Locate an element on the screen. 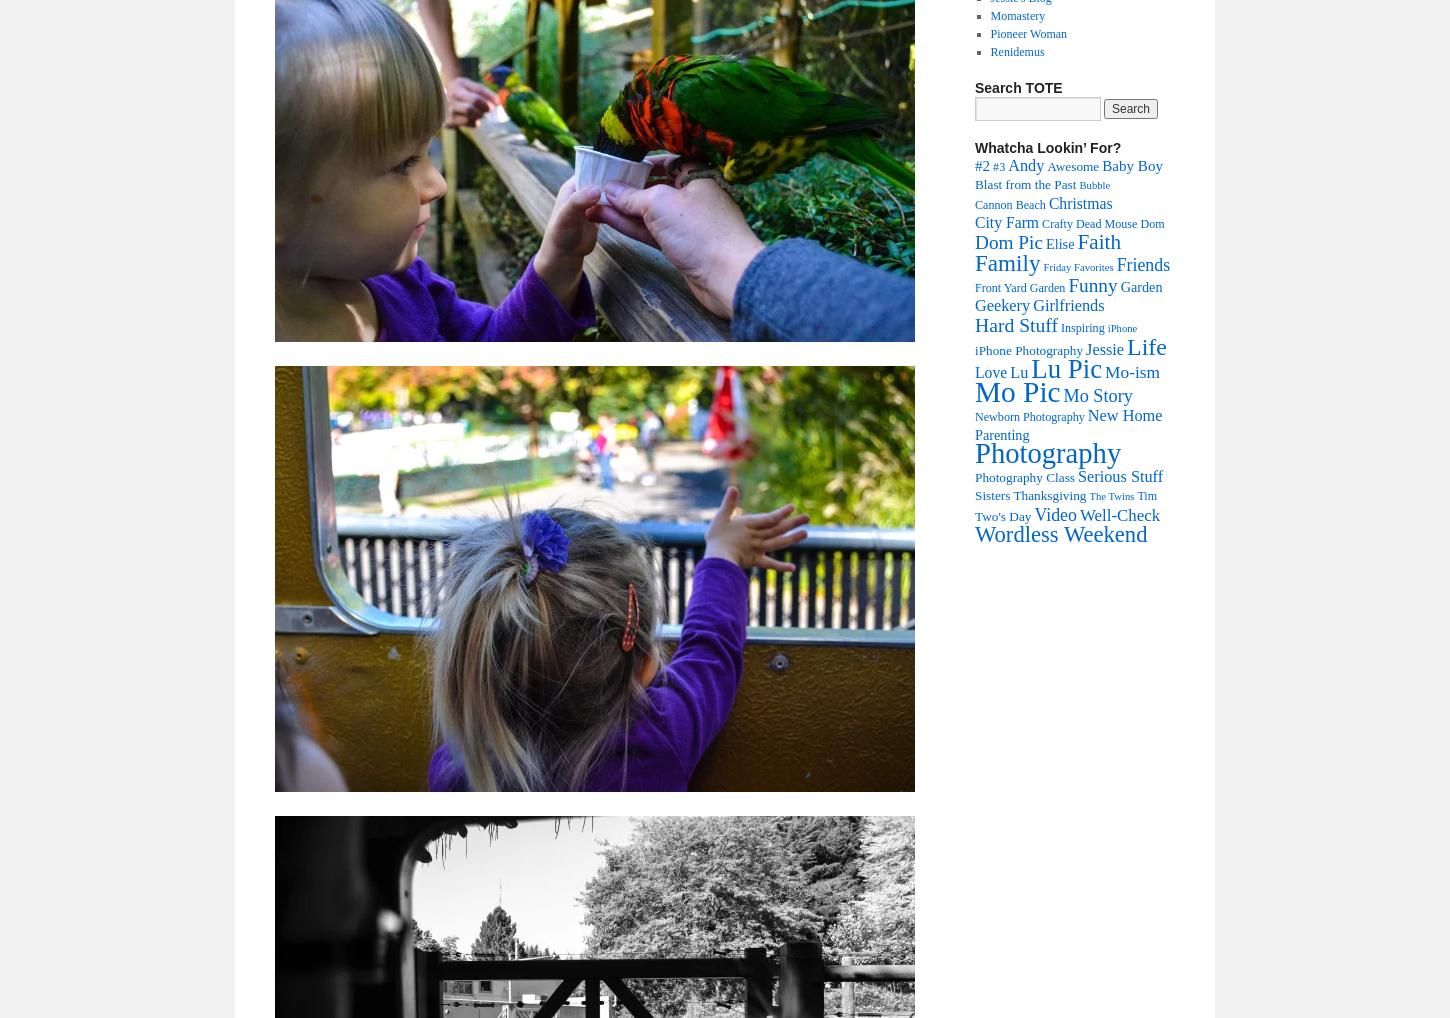  'Dom Pic' is located at coordinates (1008, 241).